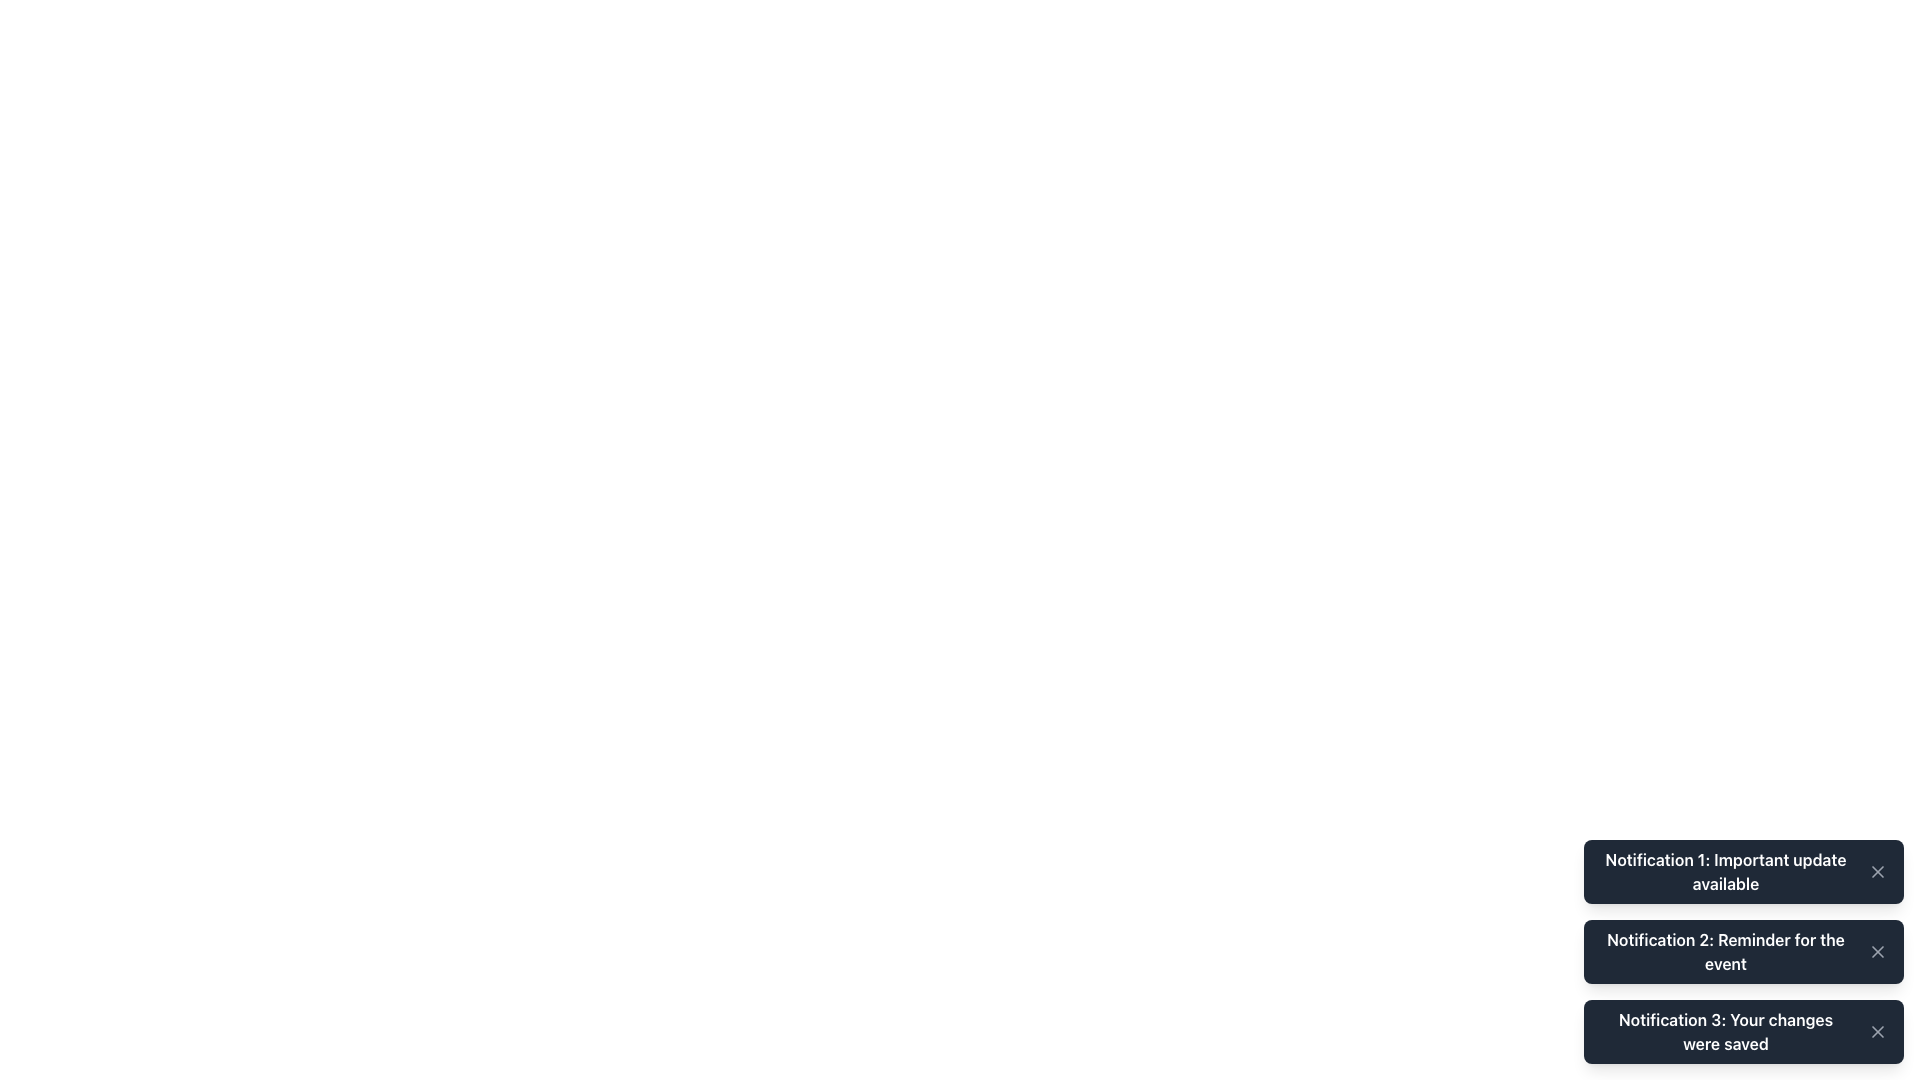  I want to click on the small circular dismiss button with an 'X' symbol located to the right of the text 'Notification 2: Reminder for the event', so click(1876, 951).